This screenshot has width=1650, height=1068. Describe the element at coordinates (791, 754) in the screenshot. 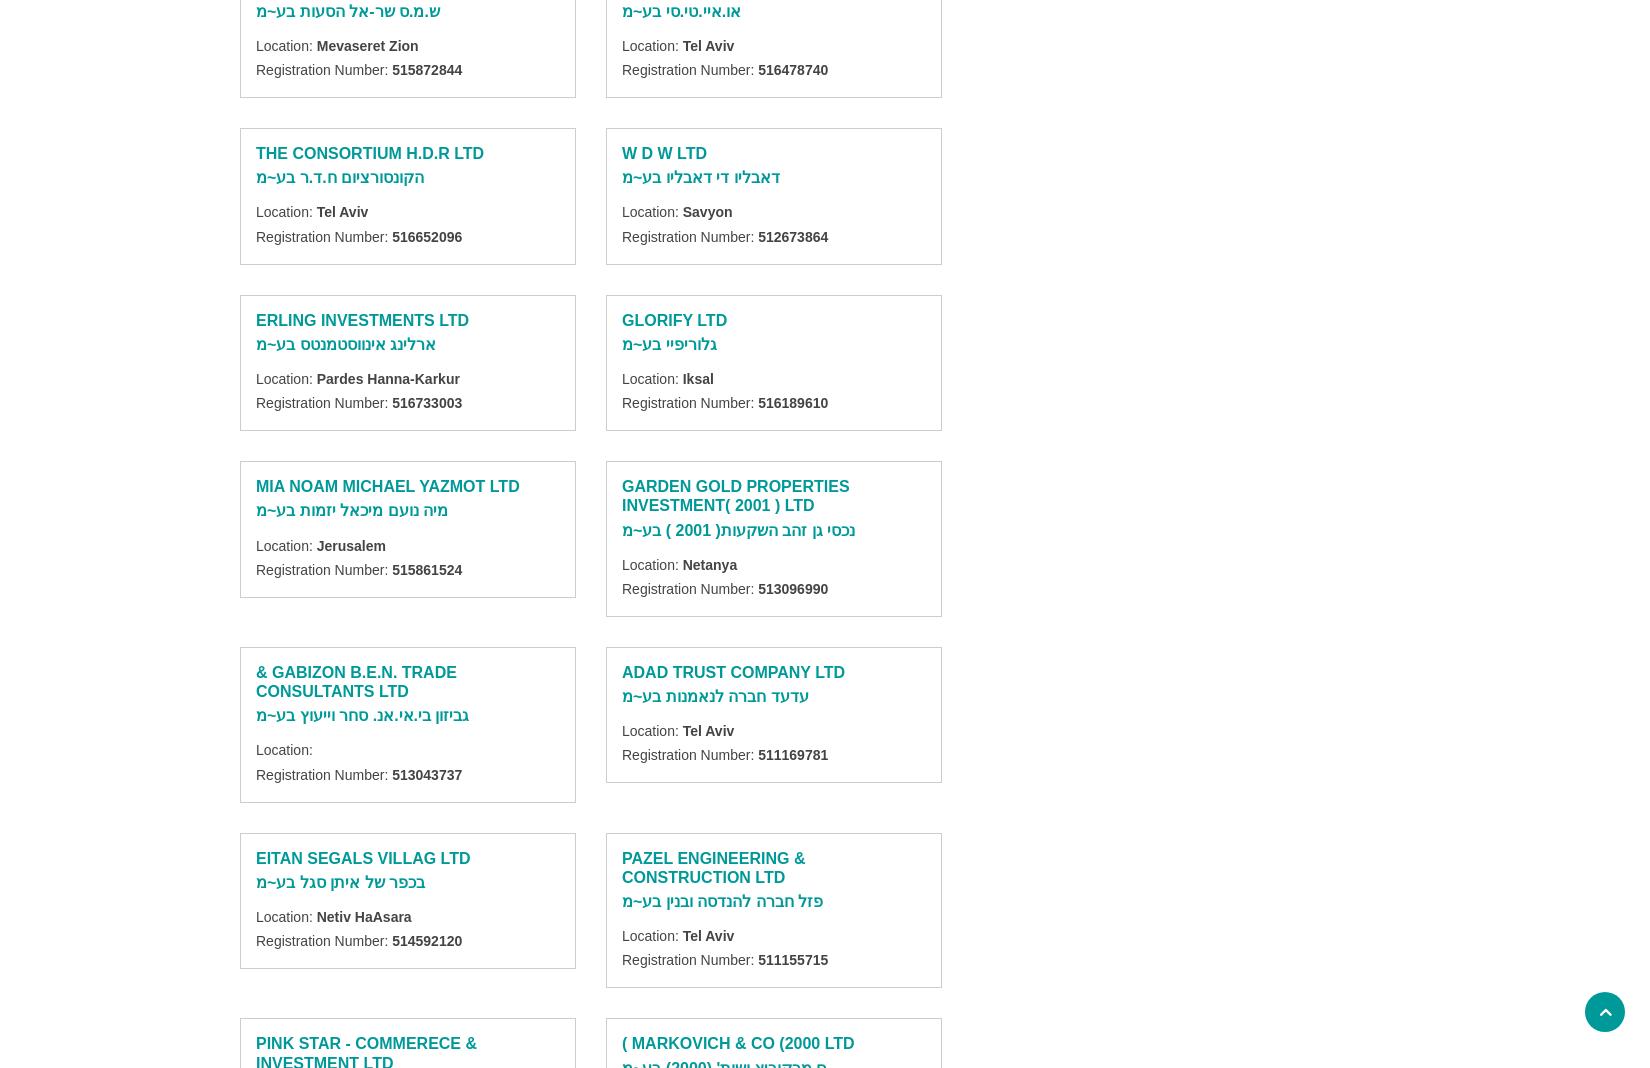

I see `'511169781'` at that location.